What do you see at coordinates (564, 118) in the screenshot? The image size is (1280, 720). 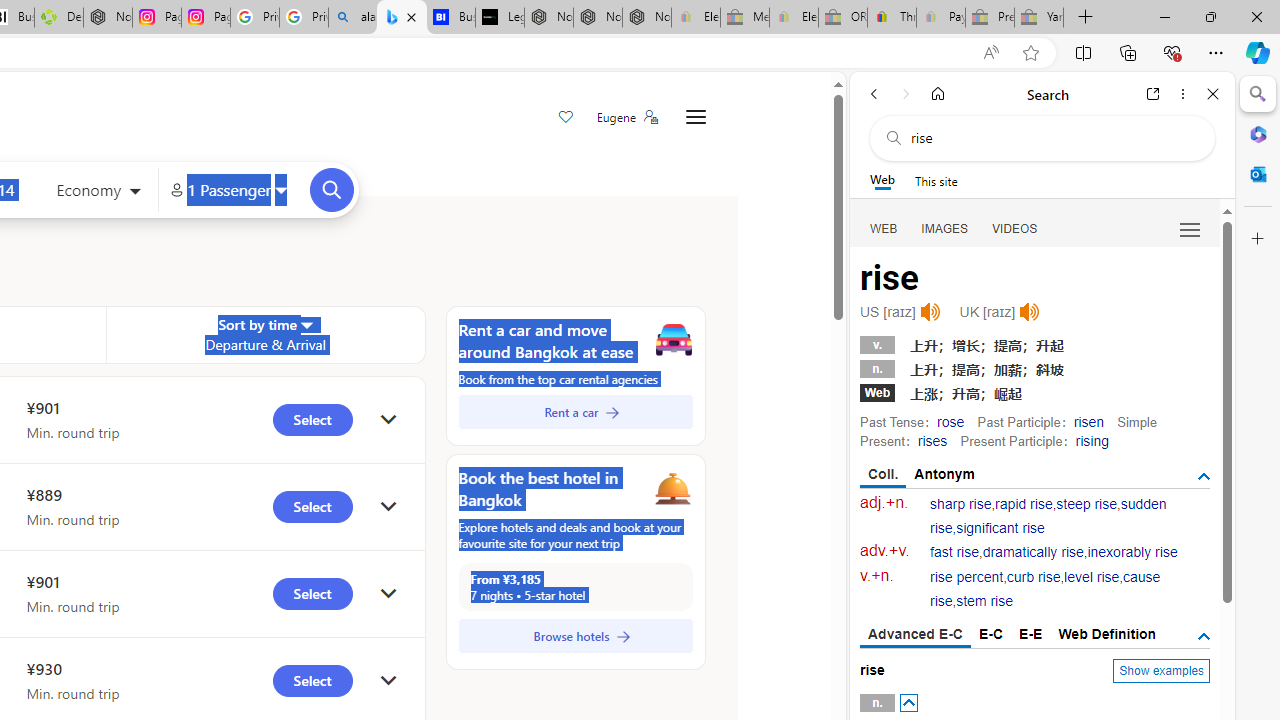 I see `'Save'` at bounding box center [564, 118].